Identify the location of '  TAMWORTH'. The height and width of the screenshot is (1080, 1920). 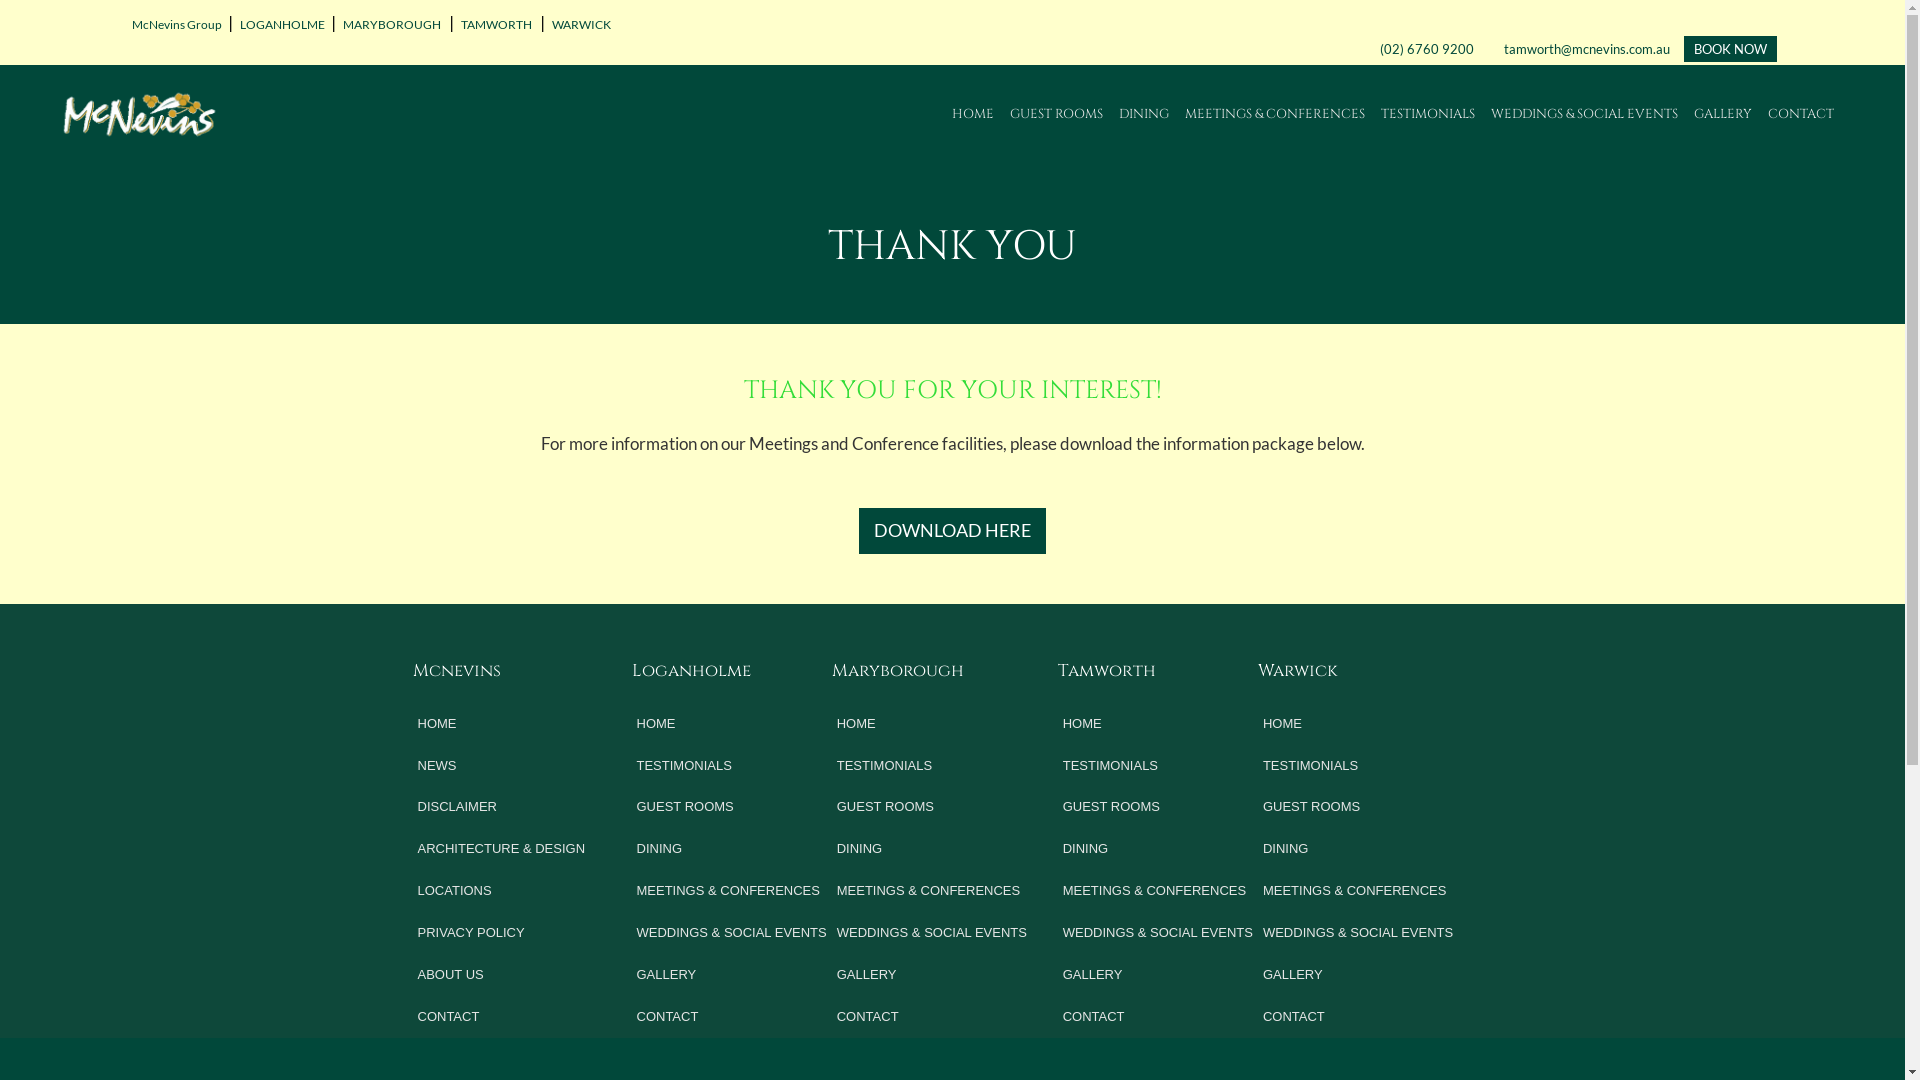
(495, 24).